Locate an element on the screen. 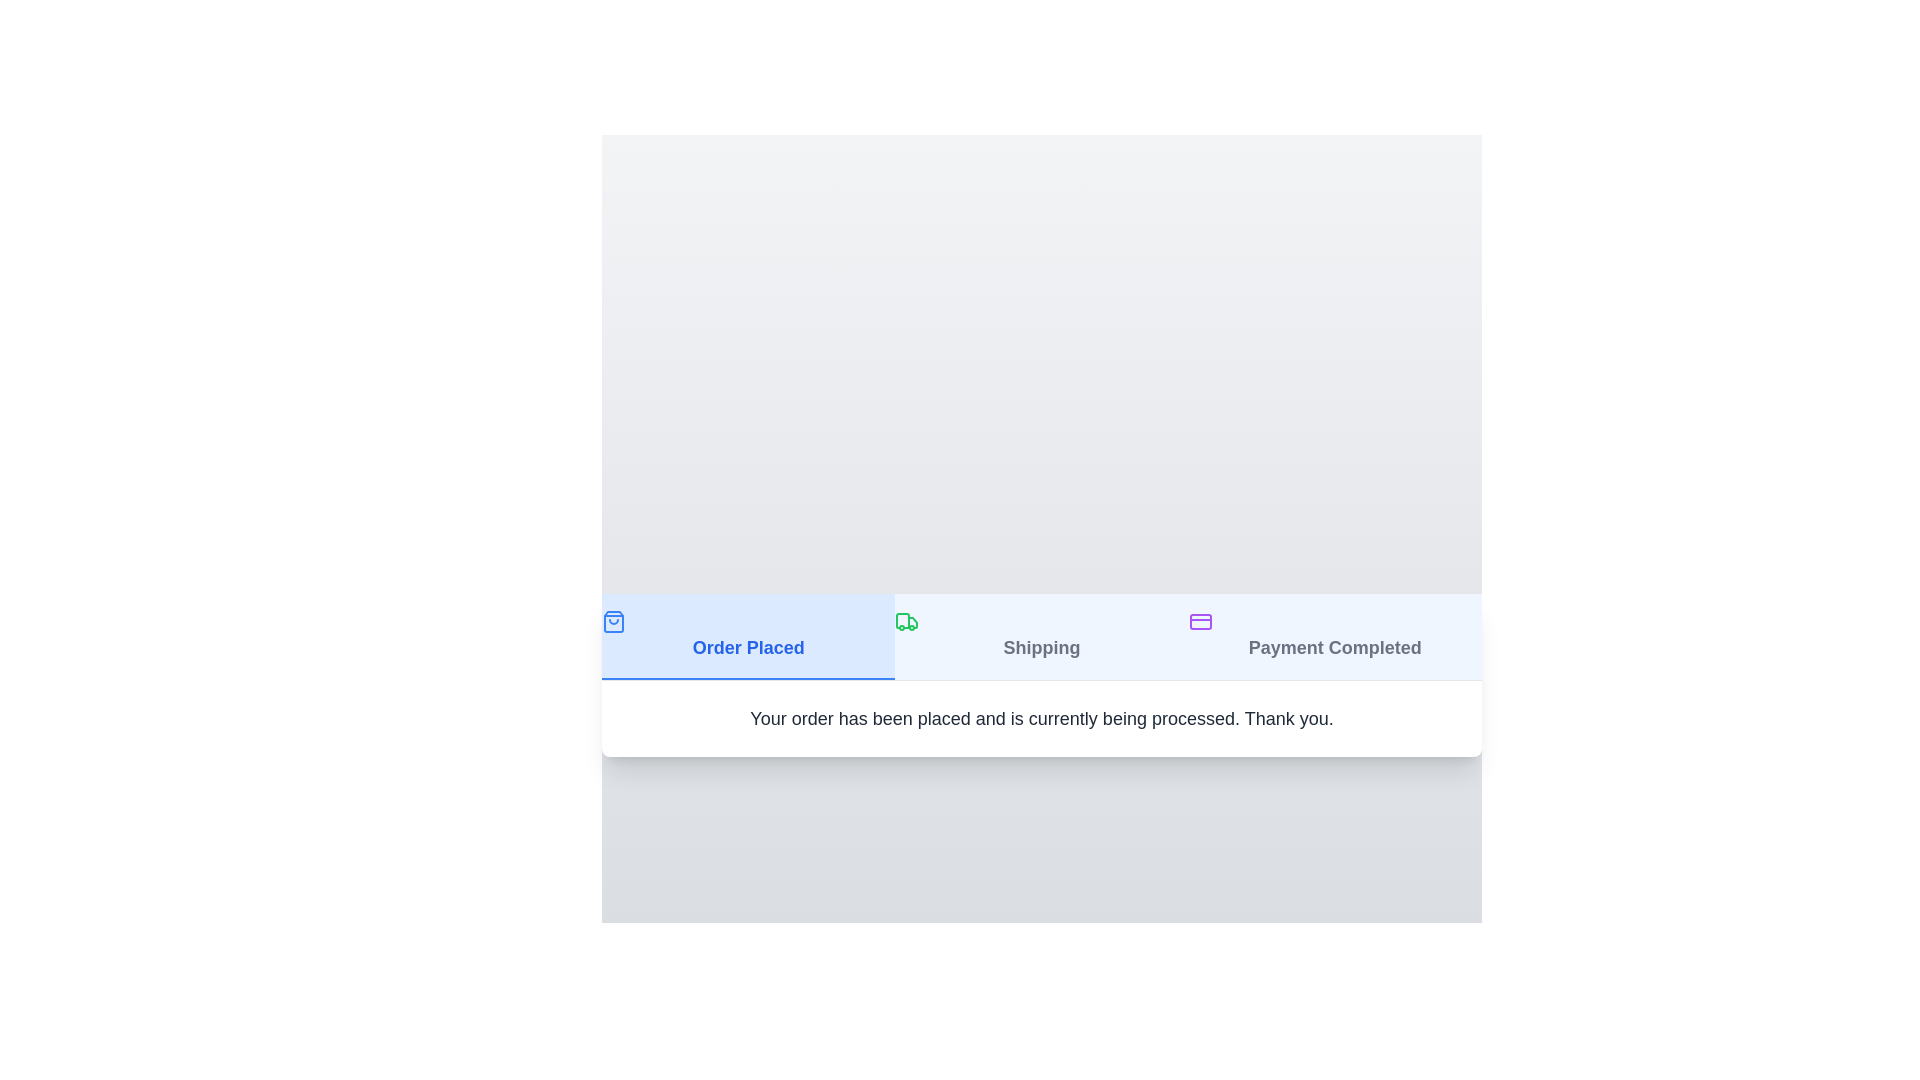 The width and height of the screenshot is (1920, 1080). the tab corresponding to Order Placed is located at coordinates (747, 636).